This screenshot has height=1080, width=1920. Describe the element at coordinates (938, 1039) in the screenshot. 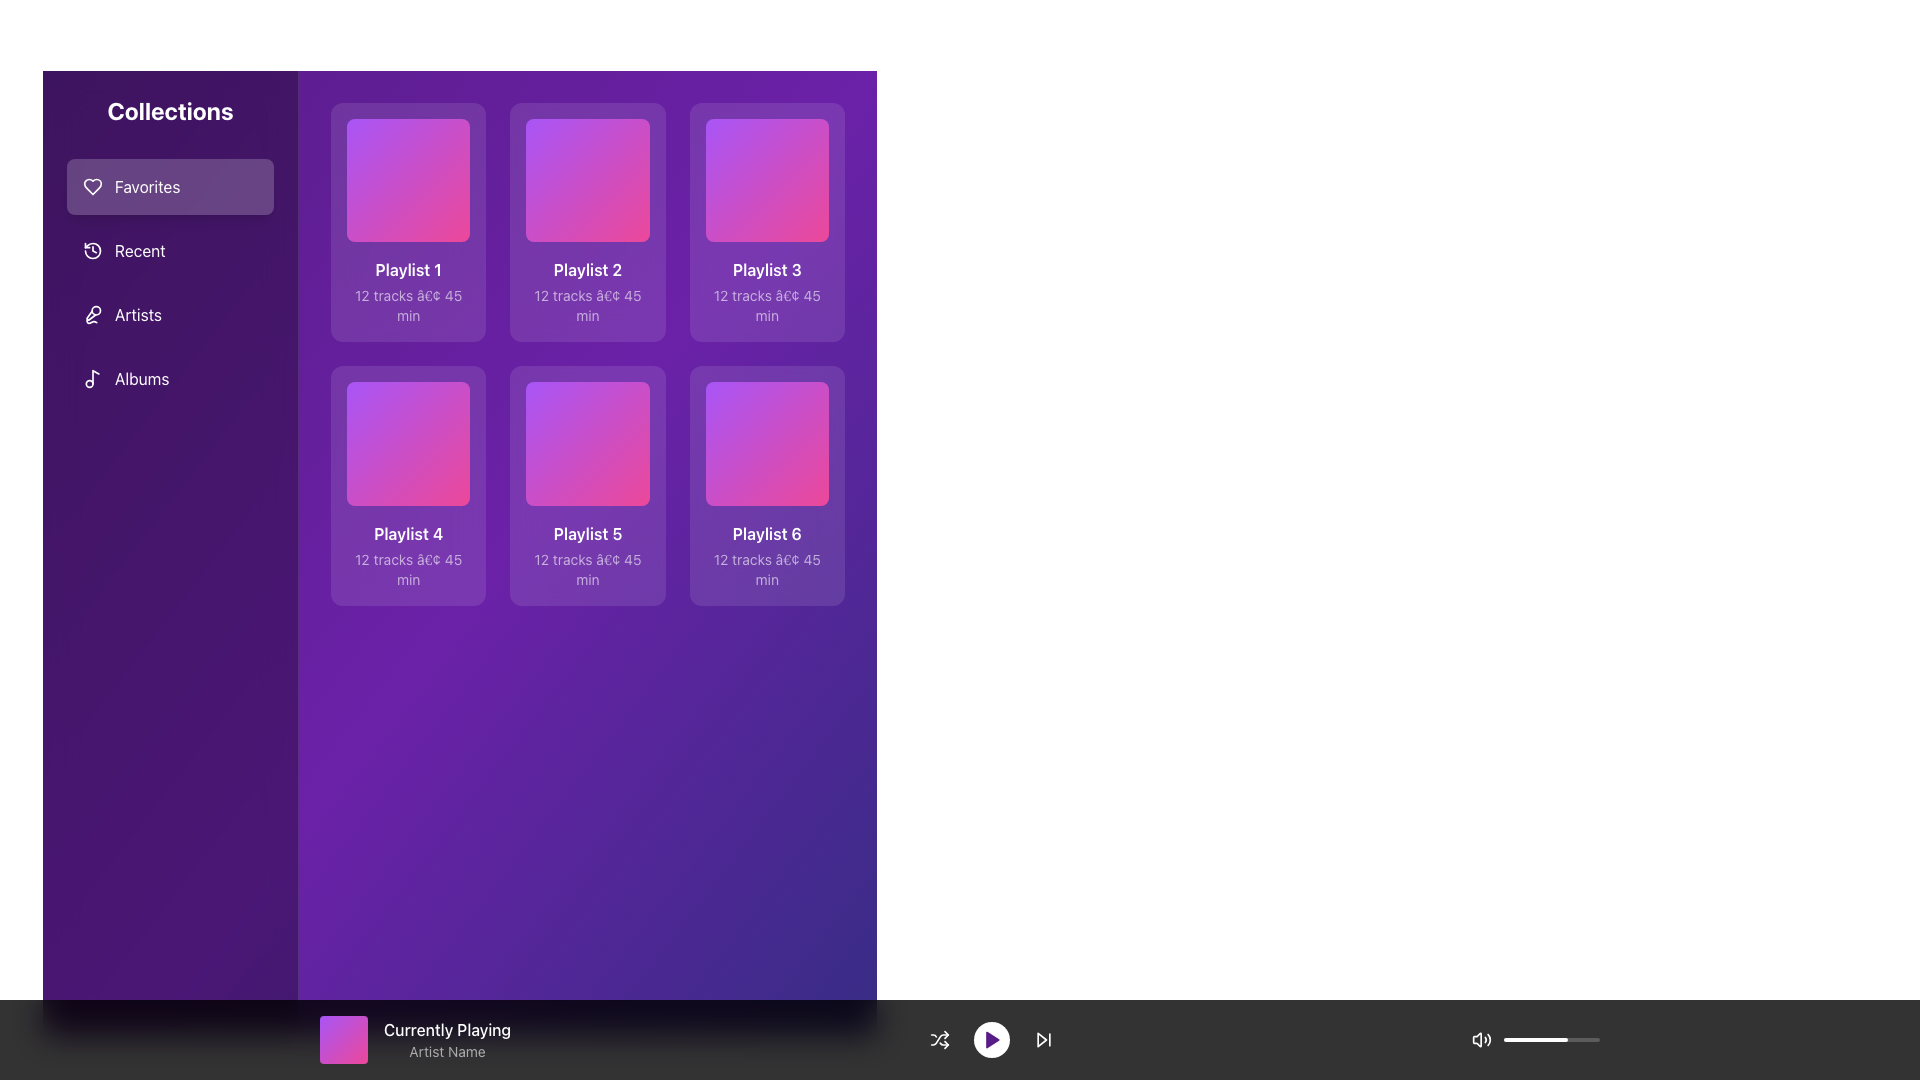

I see `the shuffle button located in the bottom control bar, which is the first icon to the left of the circular play button` at that location.